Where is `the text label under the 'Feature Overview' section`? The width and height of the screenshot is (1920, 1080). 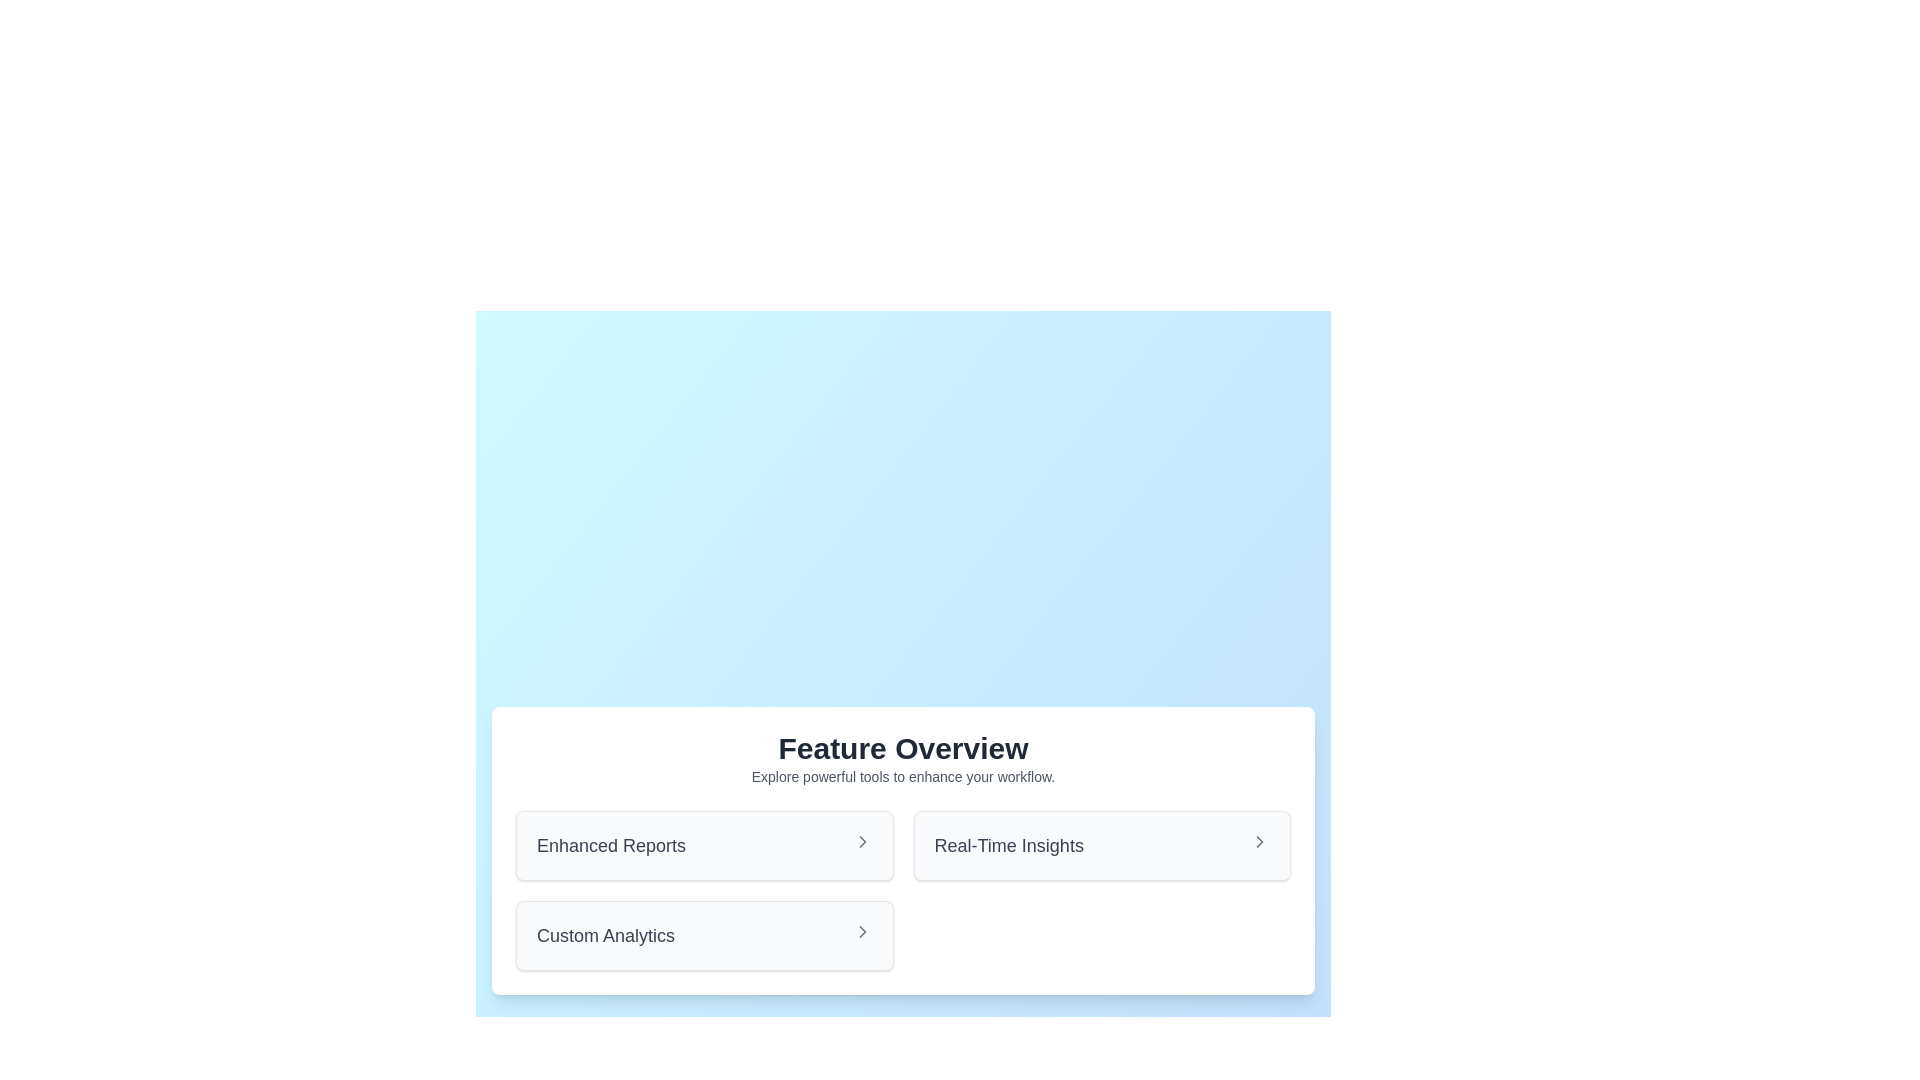
the text label under the 'Feature Overview' section is located at coordinates (610, 845).